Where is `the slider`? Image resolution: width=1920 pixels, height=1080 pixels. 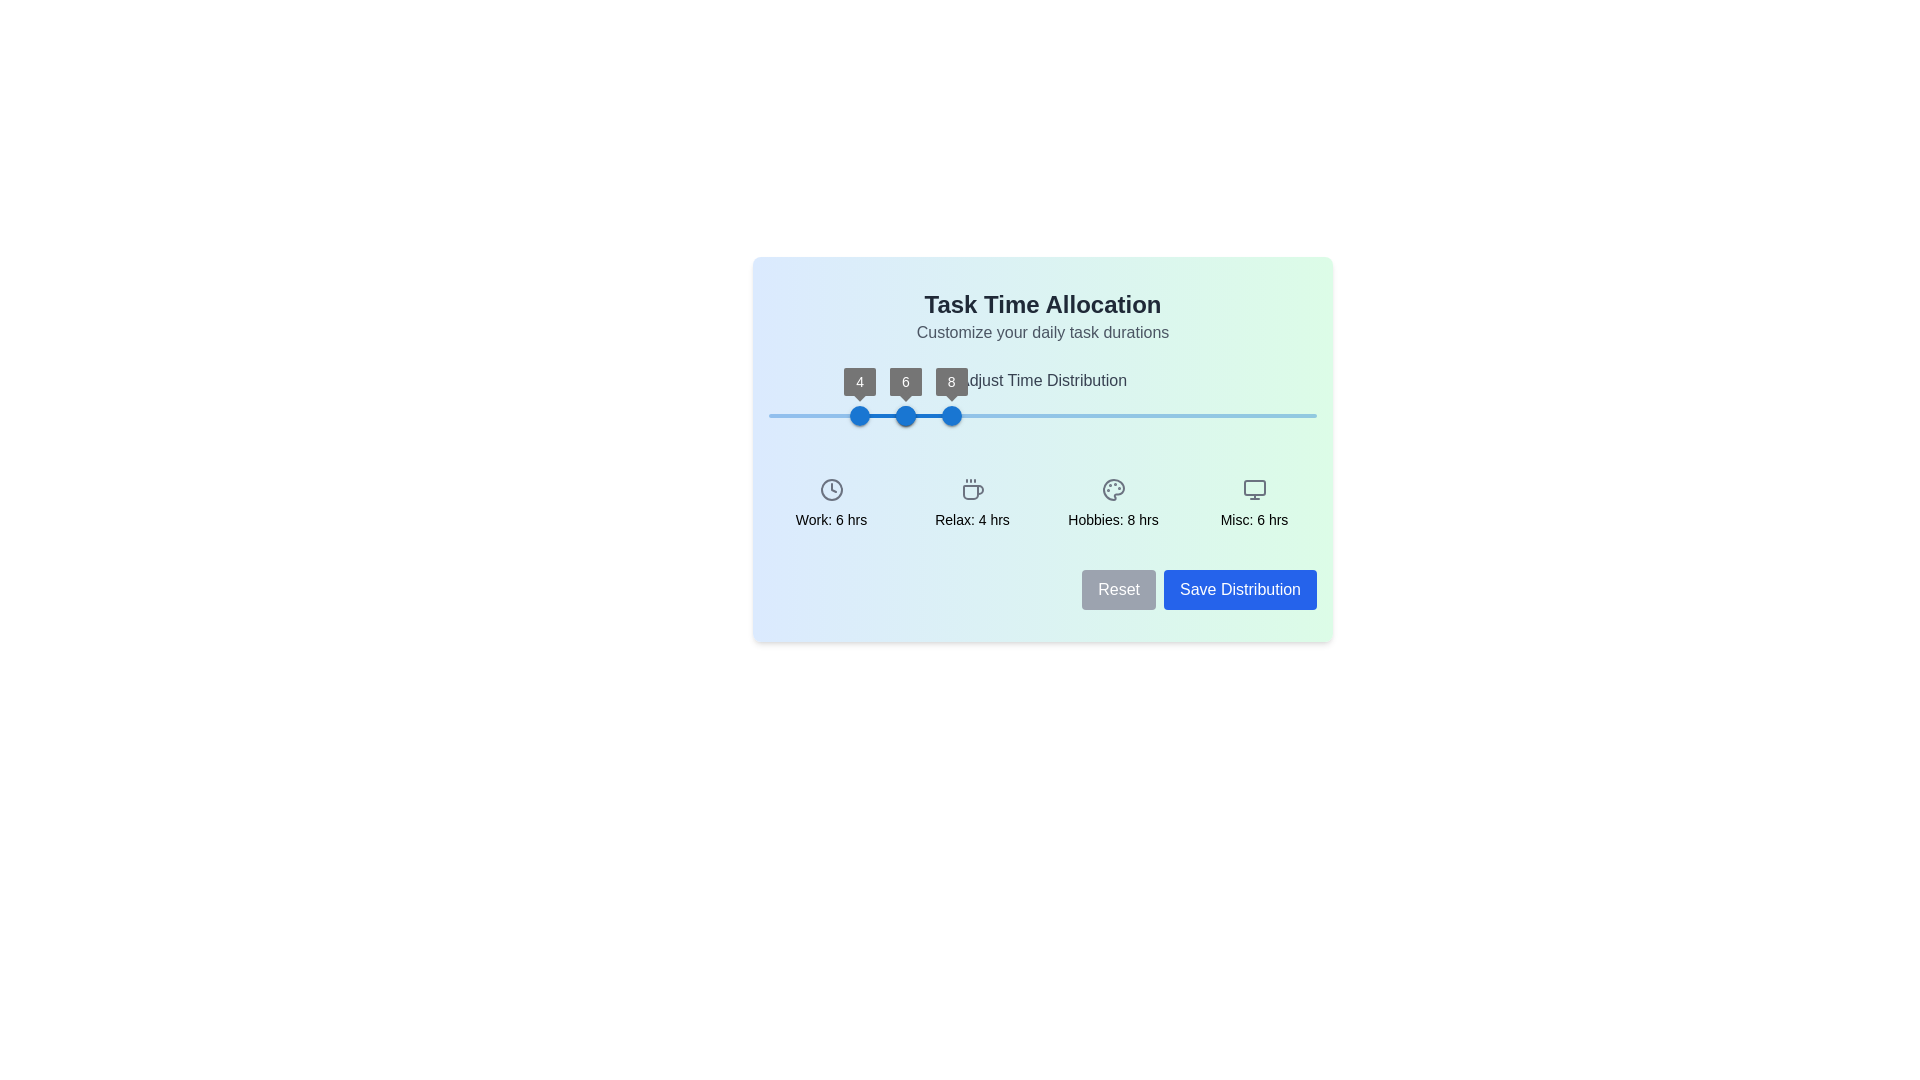
the slider is located at coordinates (983, 400).